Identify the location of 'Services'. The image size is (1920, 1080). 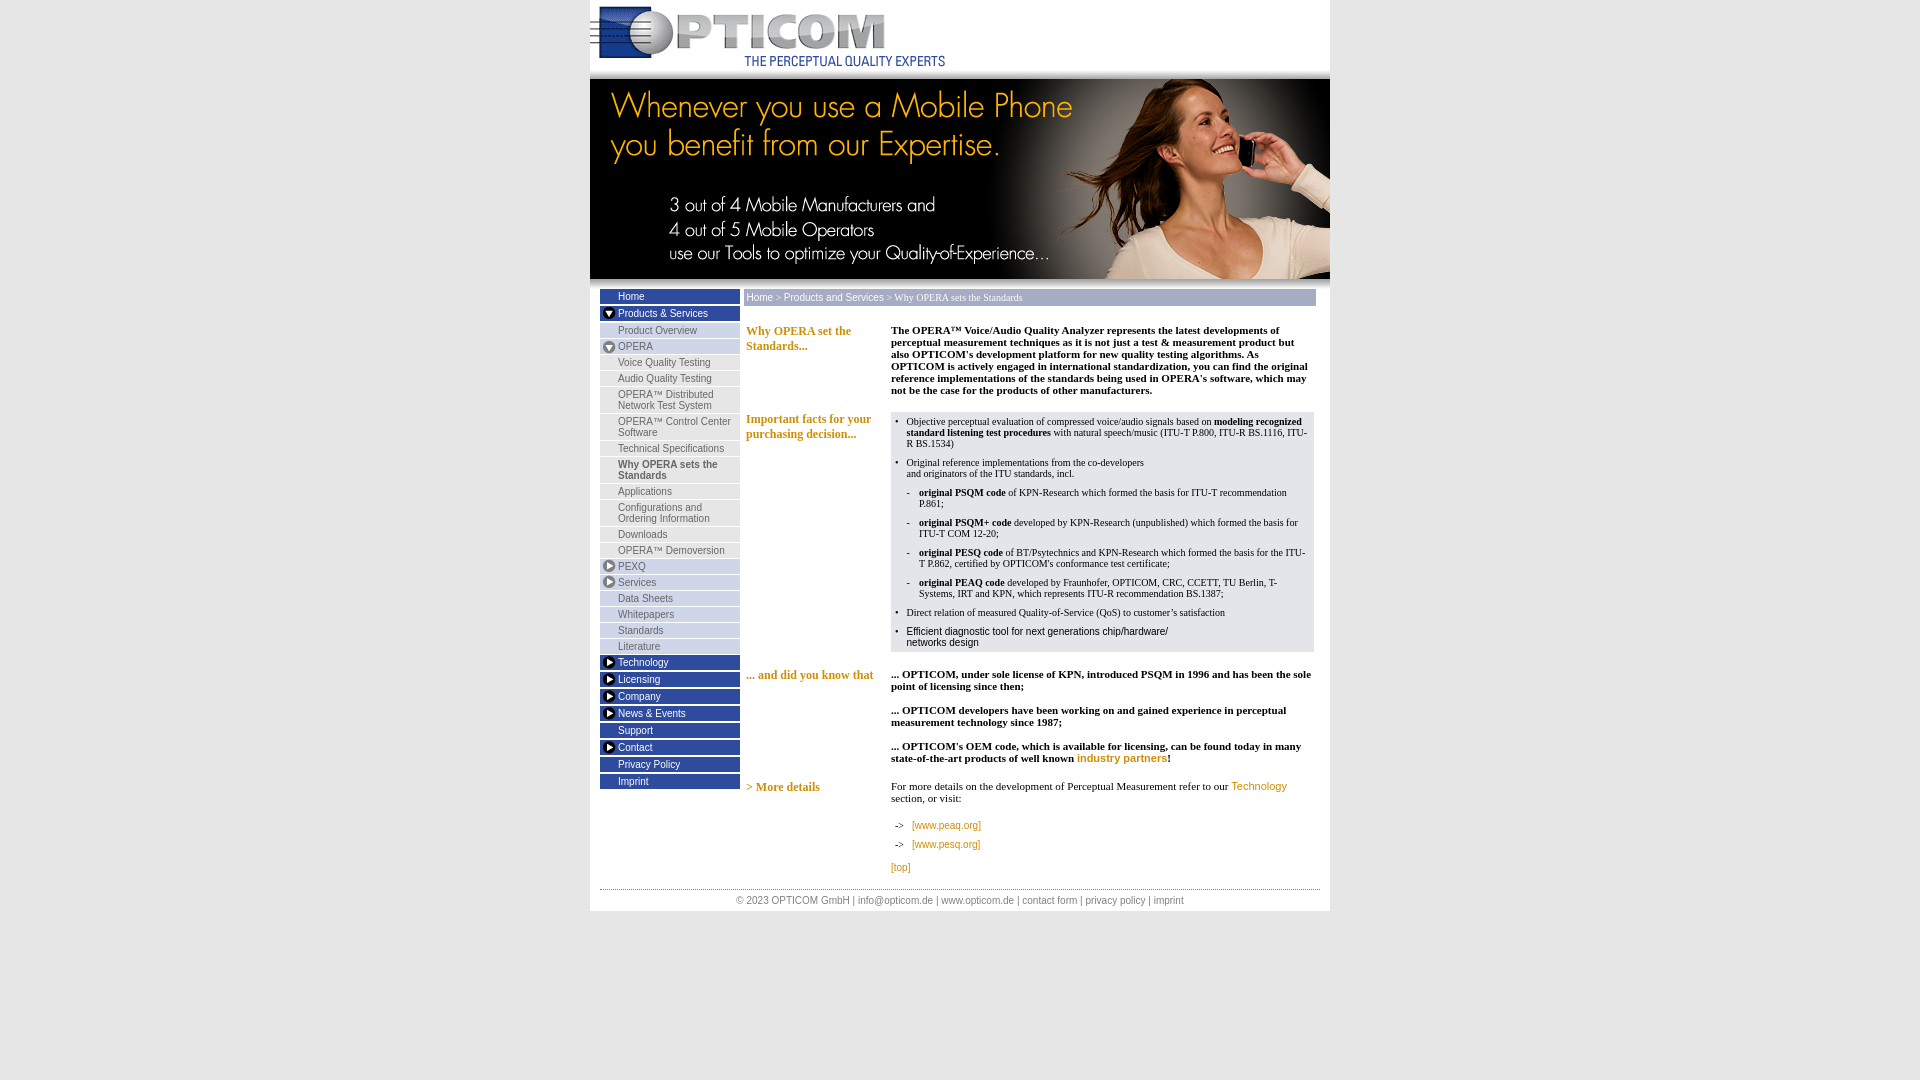
(636, 582).